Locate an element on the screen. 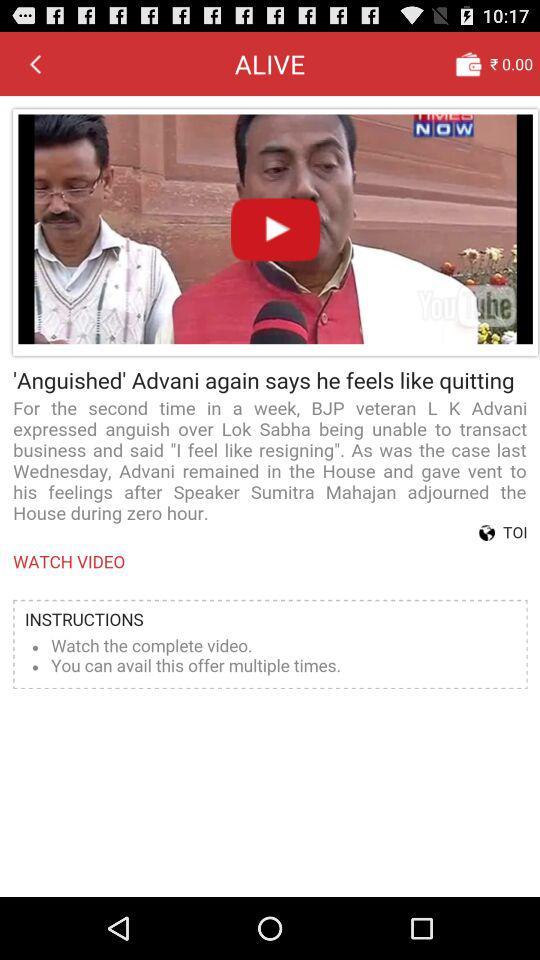 The width and height of the screenshot is (540, 960). the shop icon is located at coordinates (468, 68).